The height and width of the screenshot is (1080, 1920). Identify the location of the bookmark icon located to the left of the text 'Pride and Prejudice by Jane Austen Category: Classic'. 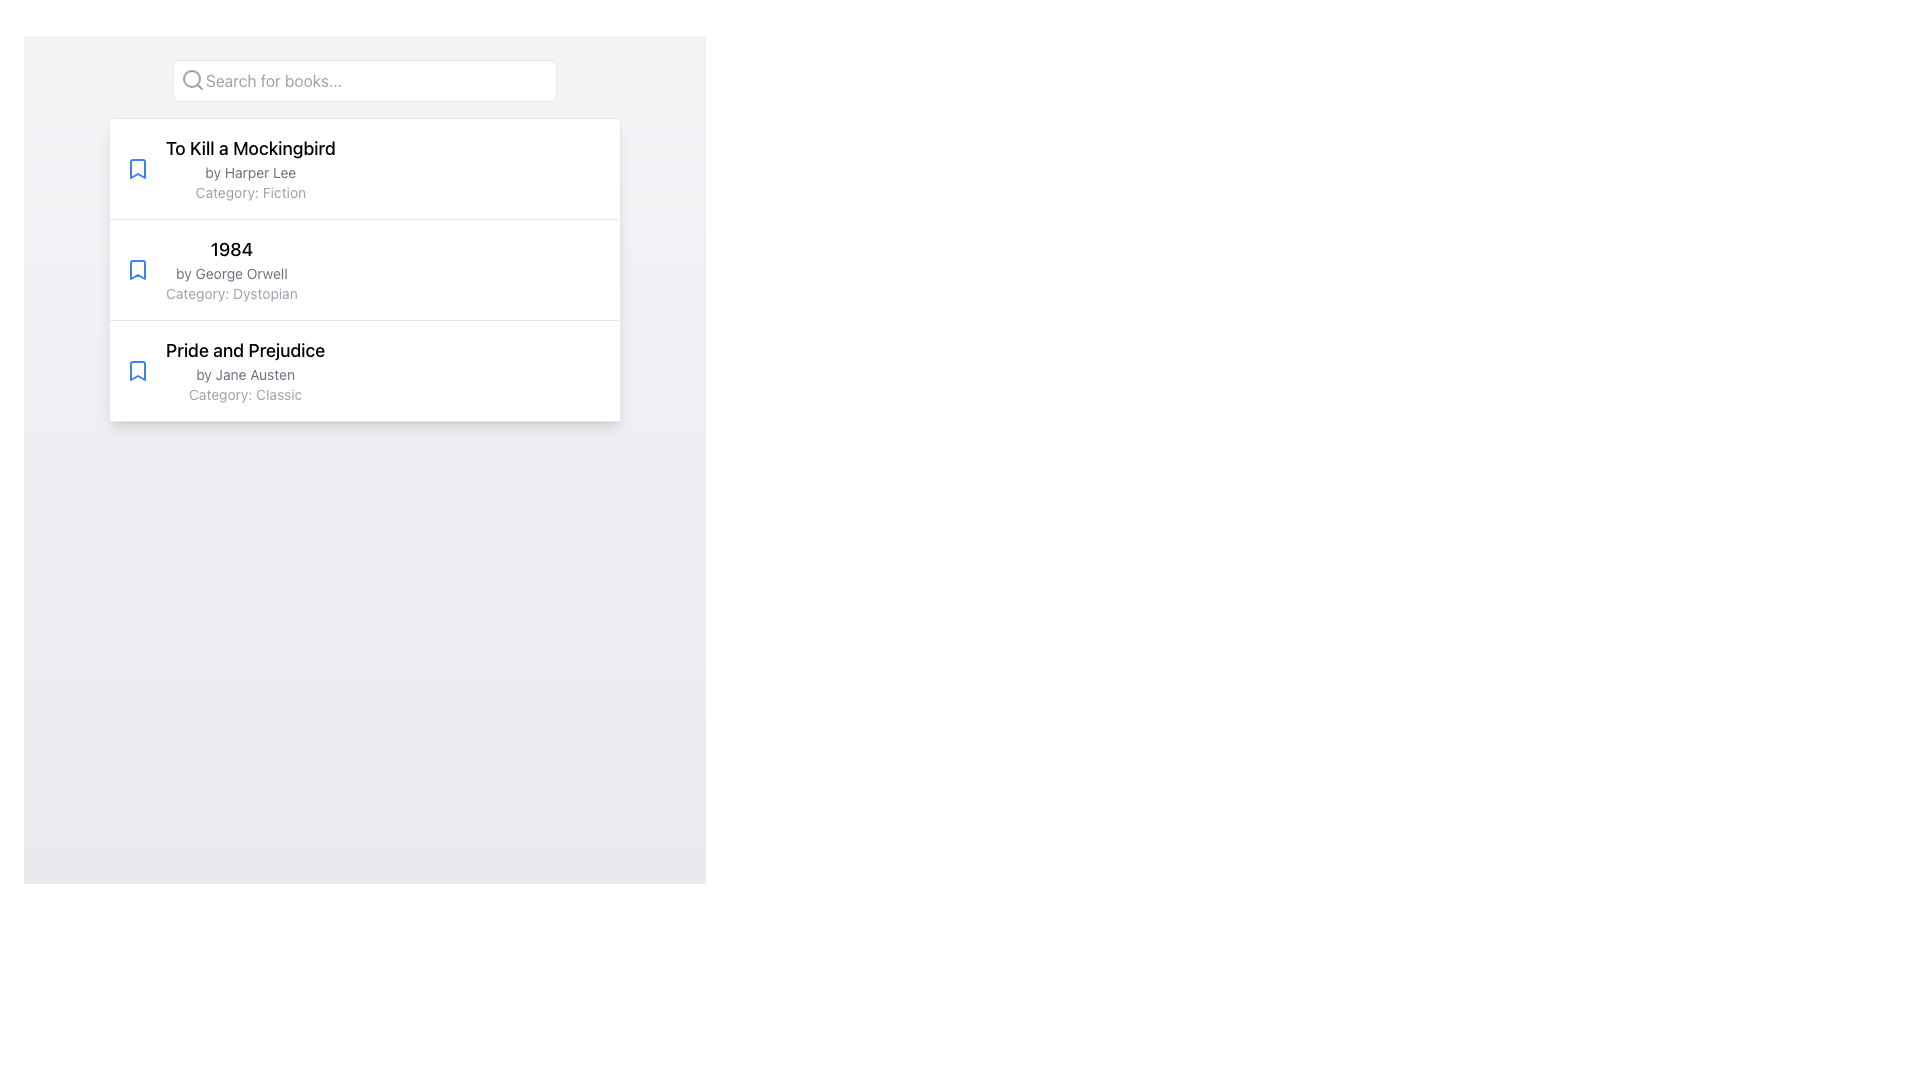
(137, 370).